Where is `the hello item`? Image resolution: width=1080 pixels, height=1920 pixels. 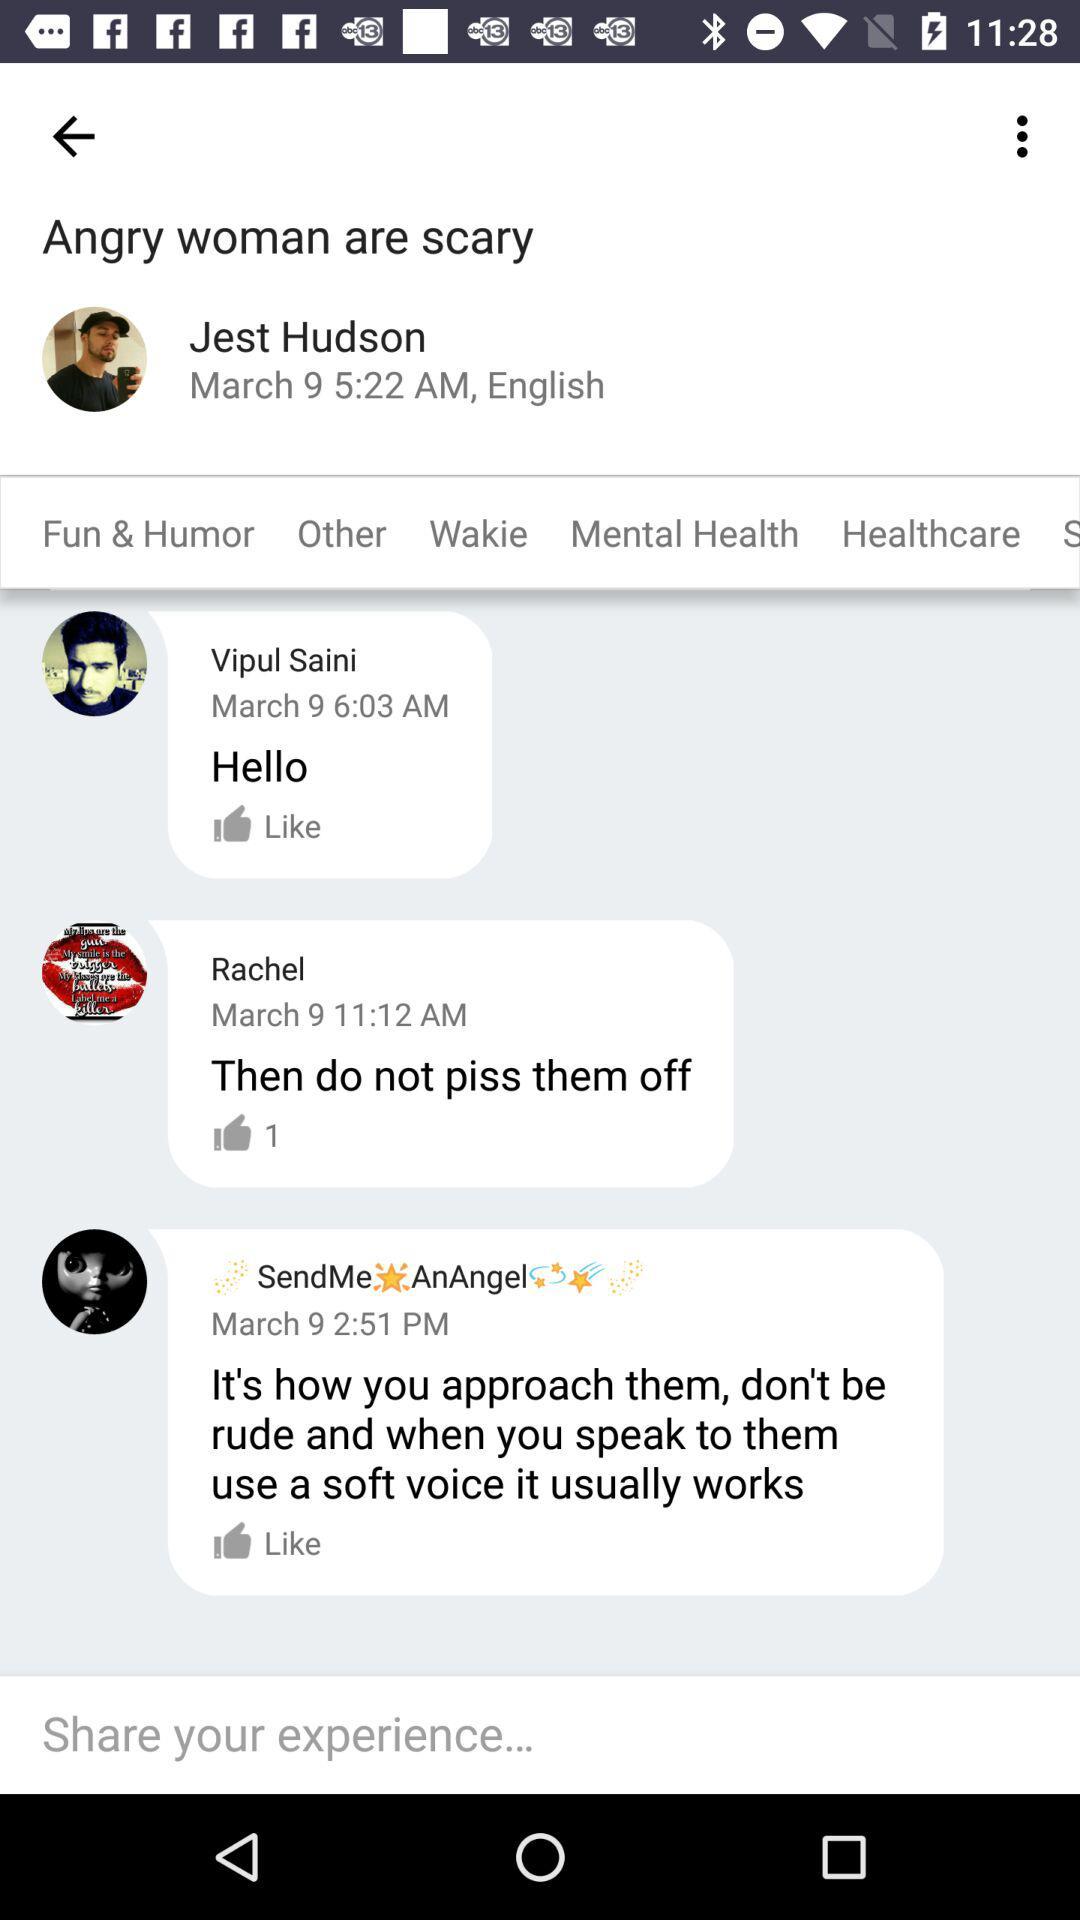
the hello item is located at coordinates (258, 763).